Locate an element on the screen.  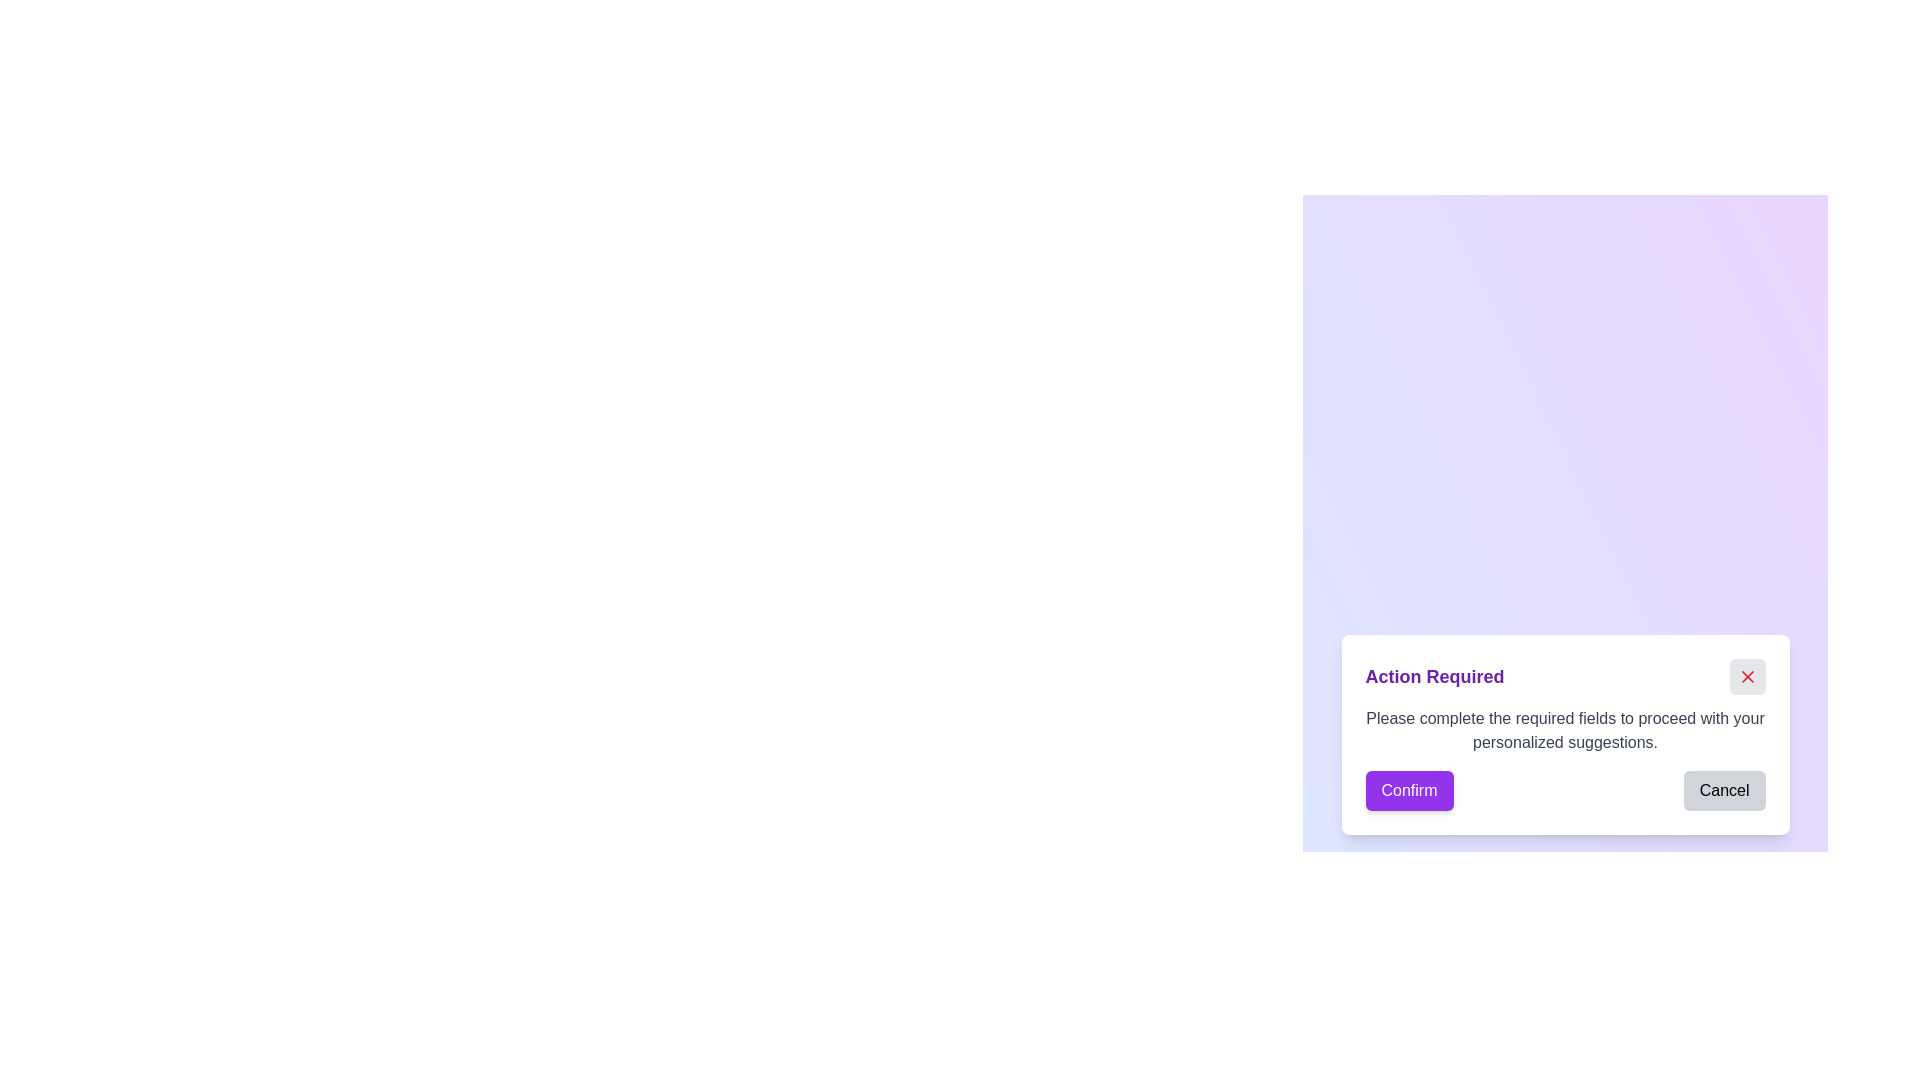
the 'Confirm' button with a purple background and white text to confirm the action is located at coordinates (1408, 789).